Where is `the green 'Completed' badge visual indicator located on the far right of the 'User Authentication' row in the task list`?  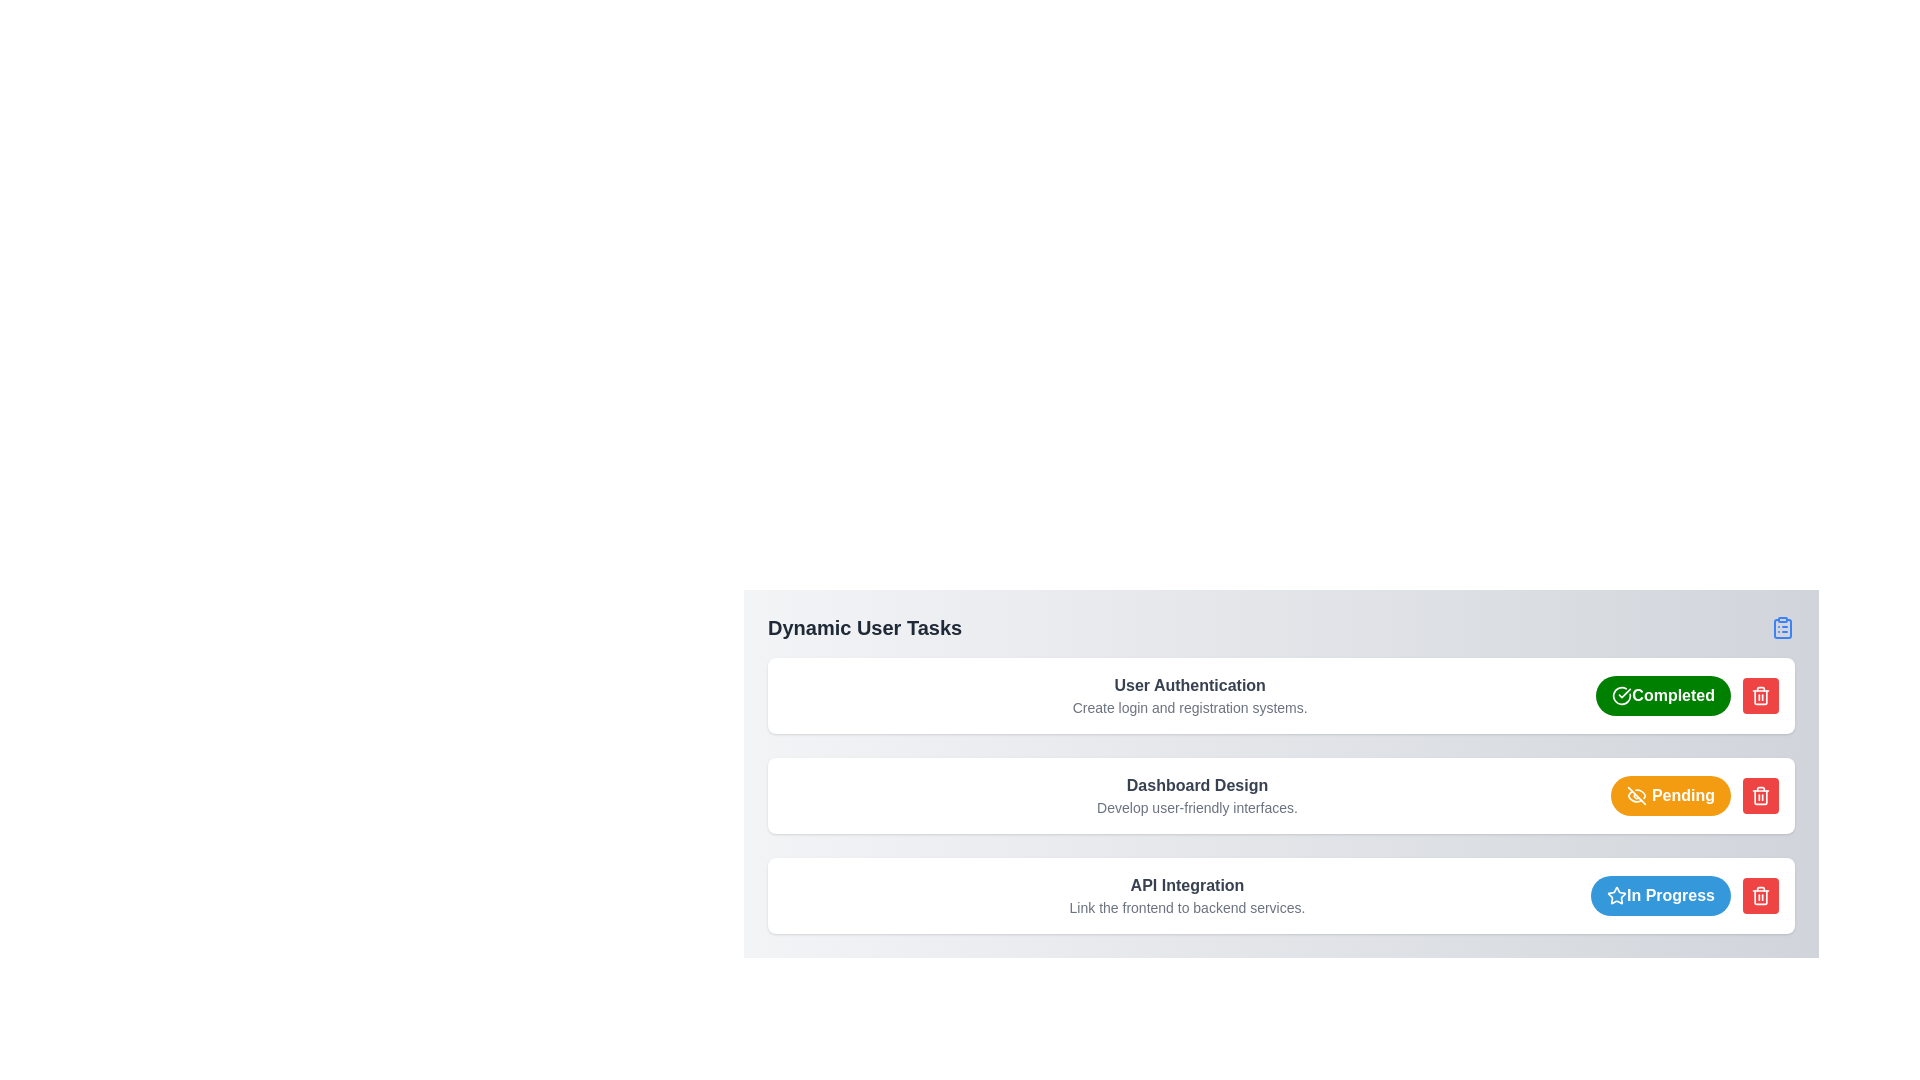
the green 'Completed' badge visual indicator located on the far right of the 'User Authentication' row in the task list is located at coordinates (1622, 694).